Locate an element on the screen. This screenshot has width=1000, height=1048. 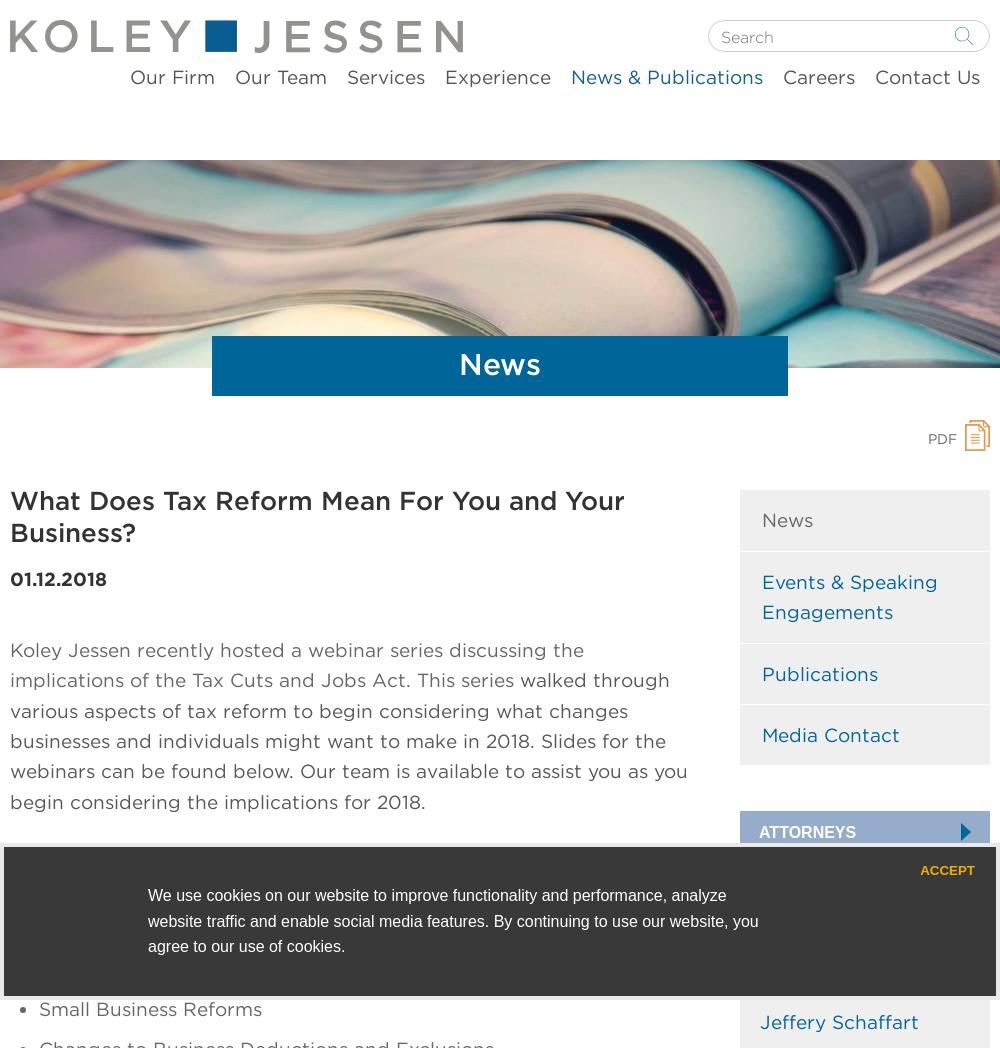
'PDF' is located at coordinates (941, 438).